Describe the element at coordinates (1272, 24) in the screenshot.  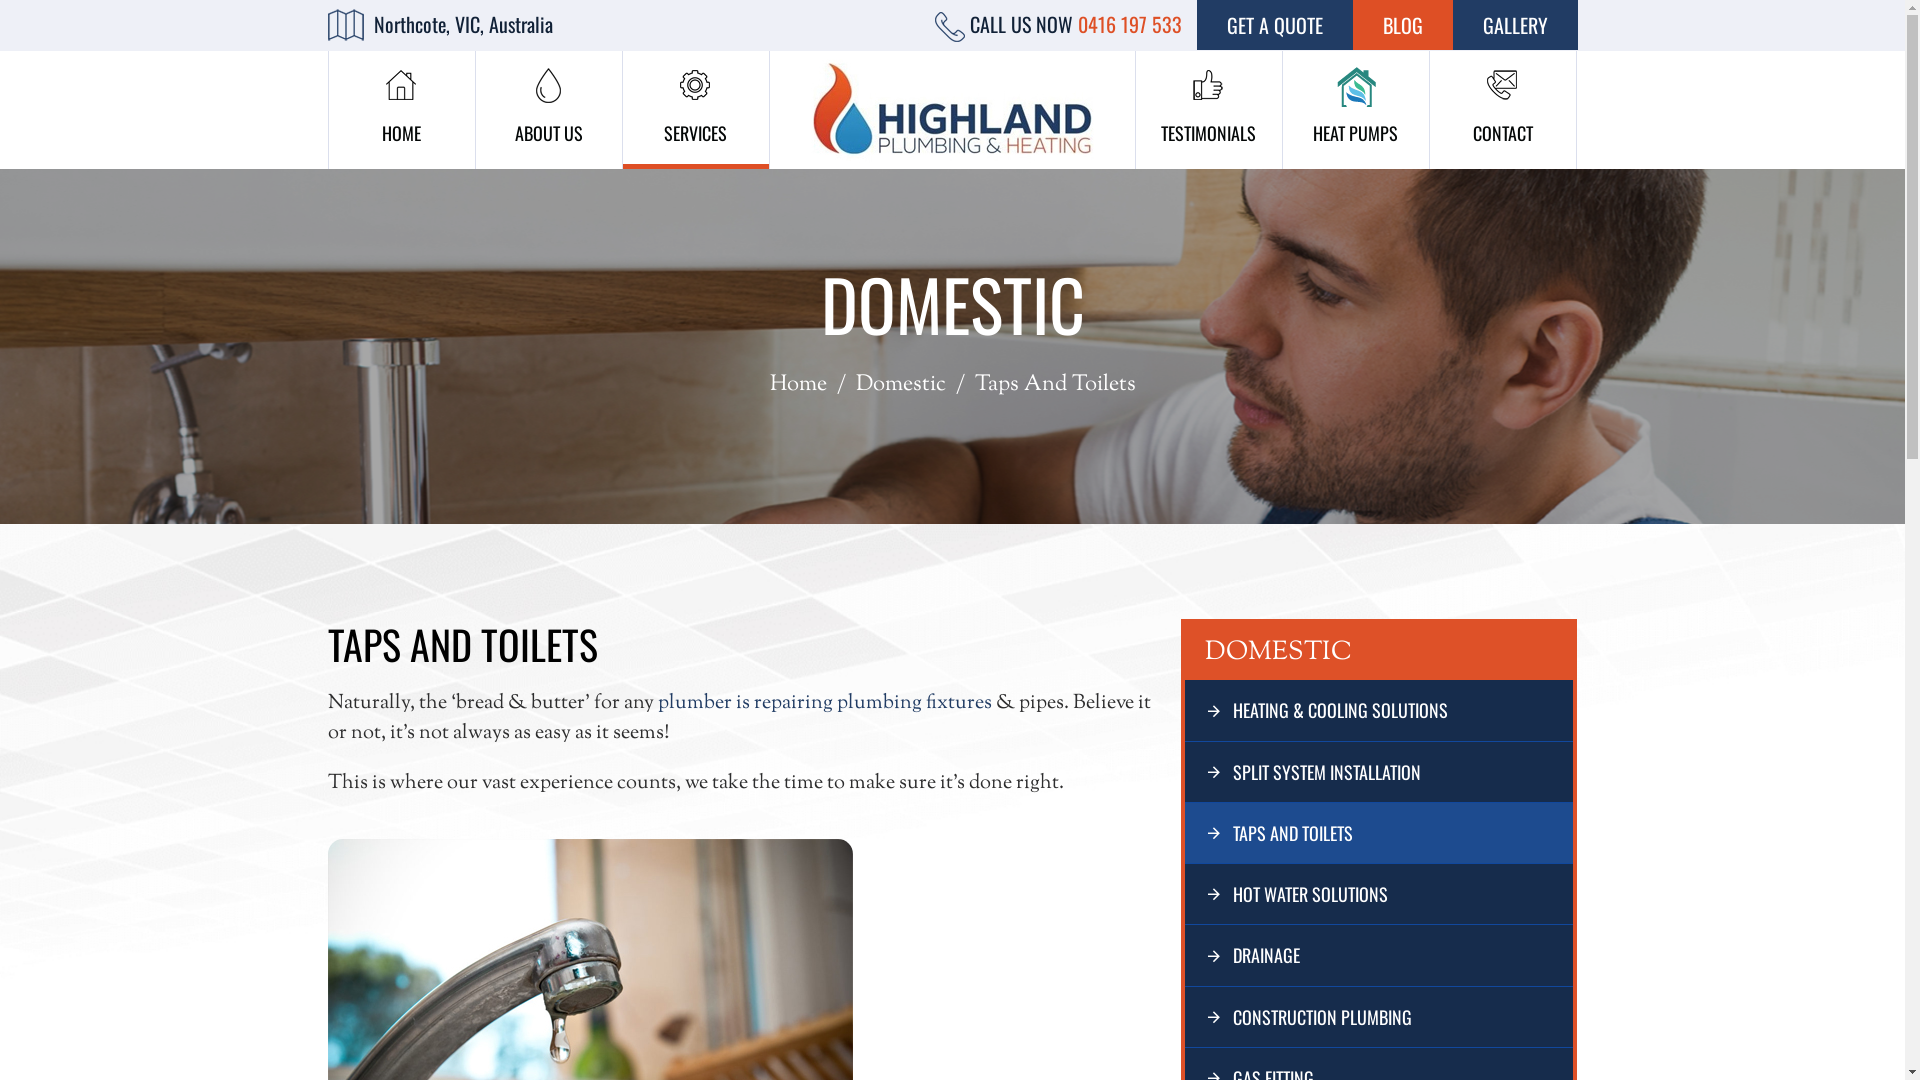
I see `'GET A QUOTE'` at that location.